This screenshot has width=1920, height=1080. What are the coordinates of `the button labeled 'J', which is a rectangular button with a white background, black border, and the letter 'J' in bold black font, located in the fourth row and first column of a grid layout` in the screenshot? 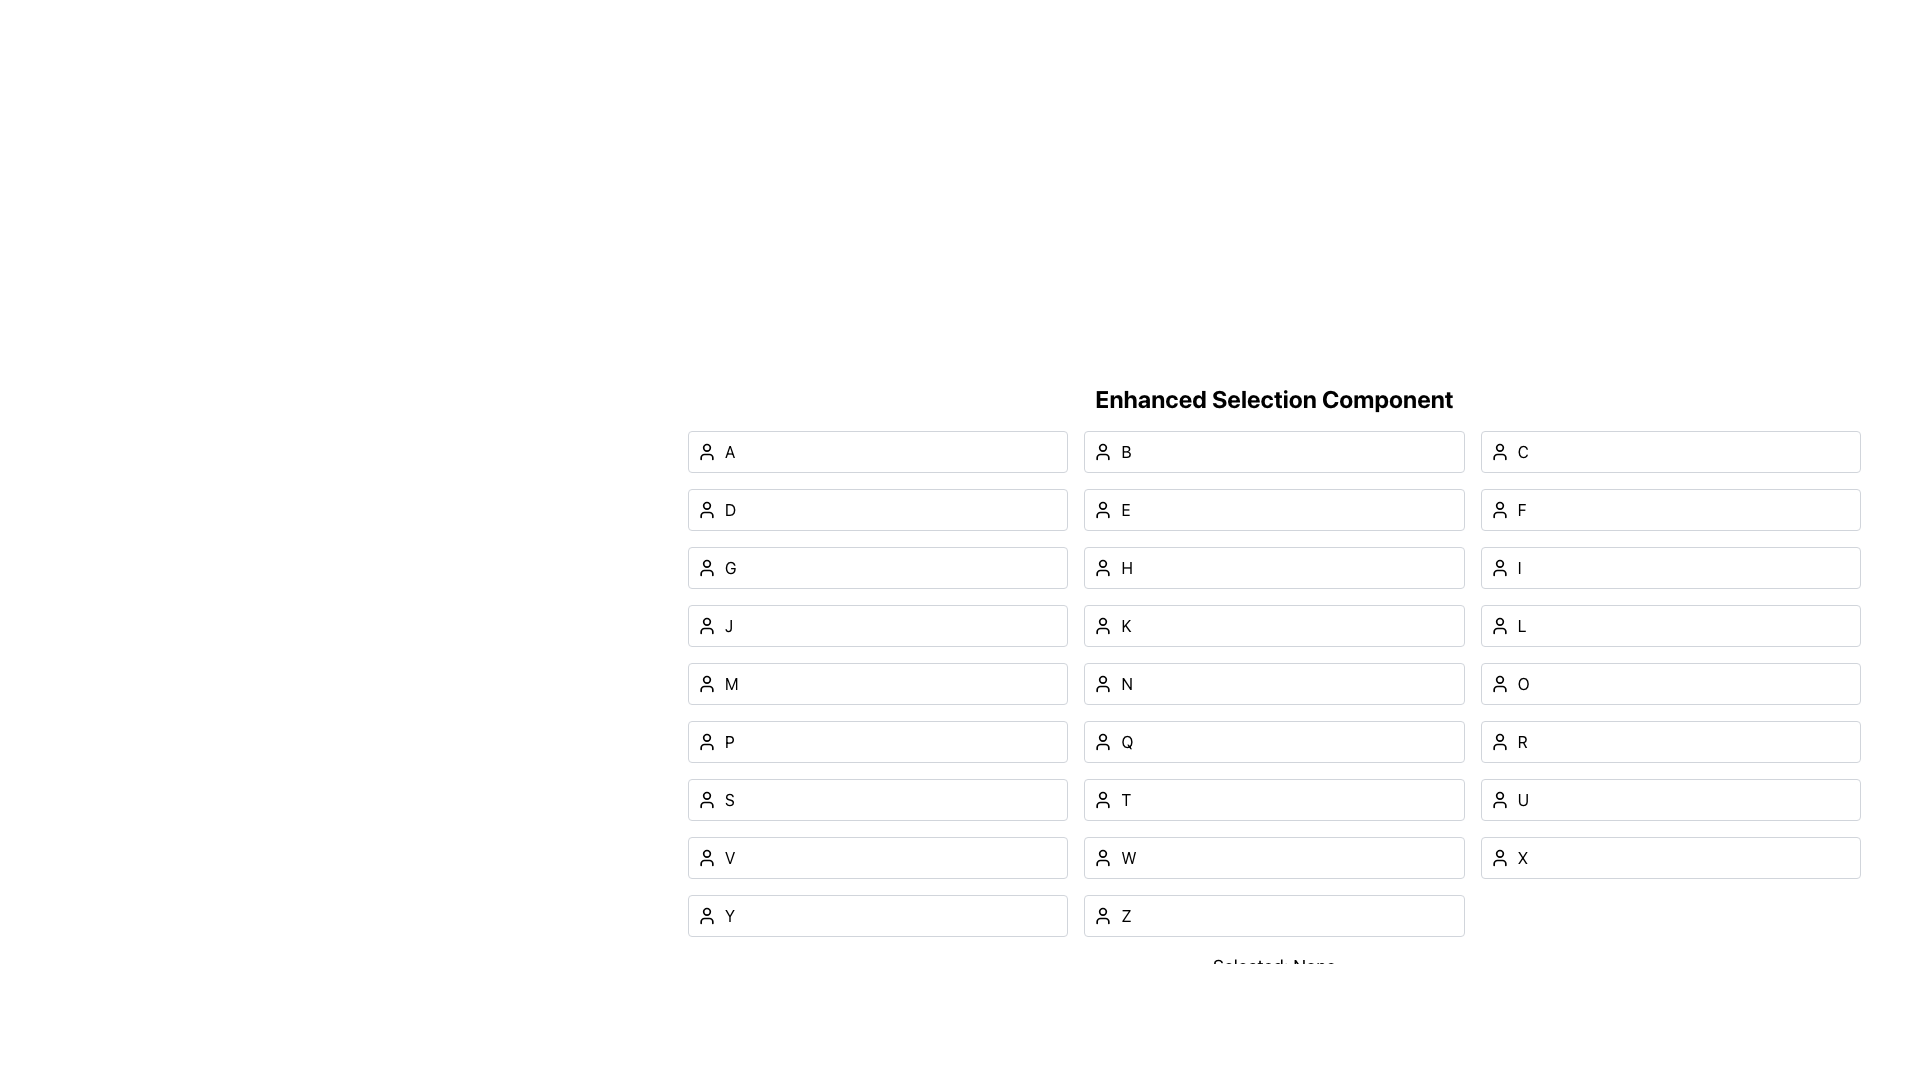 It's located at (878, 624).